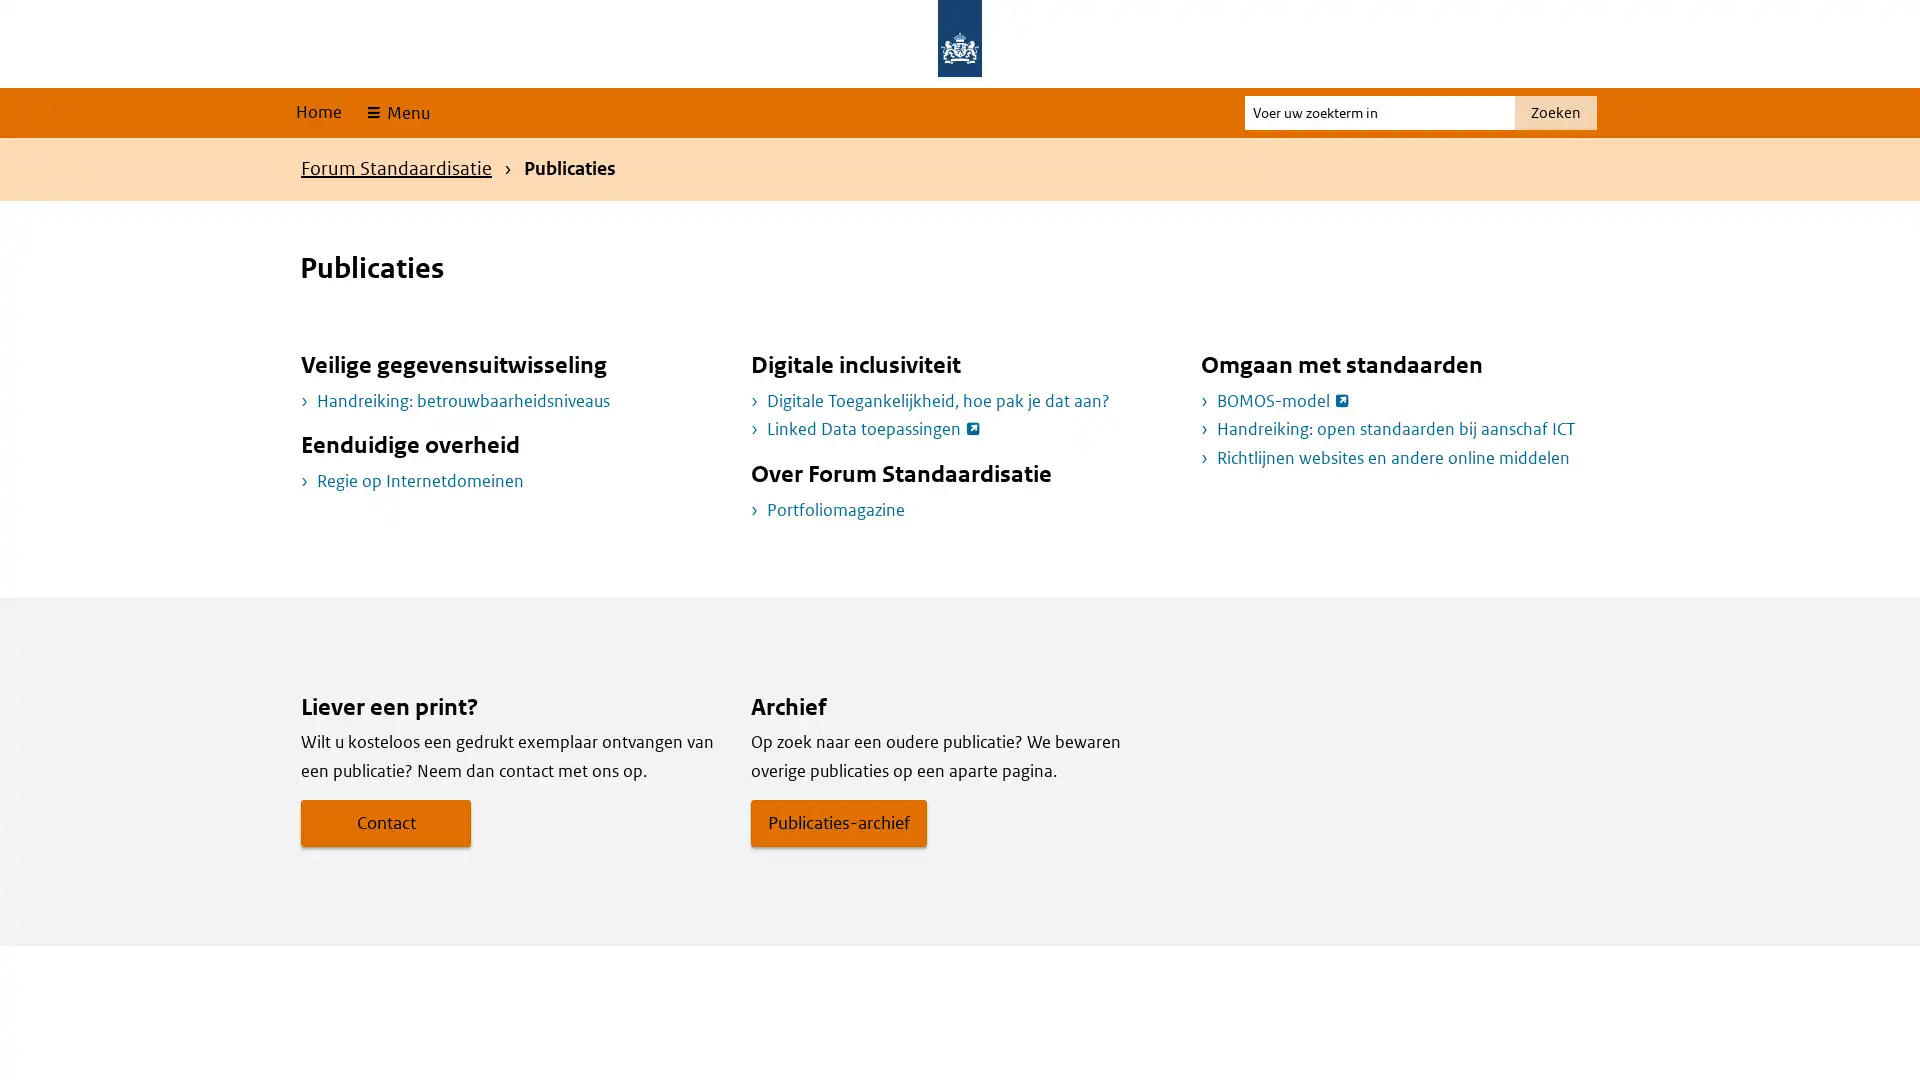 The height and width of the screenshot is (1080, 1920). Describe the element at coordinates (1554, 112) in the screenshot. I see `Zoeken` at that location.